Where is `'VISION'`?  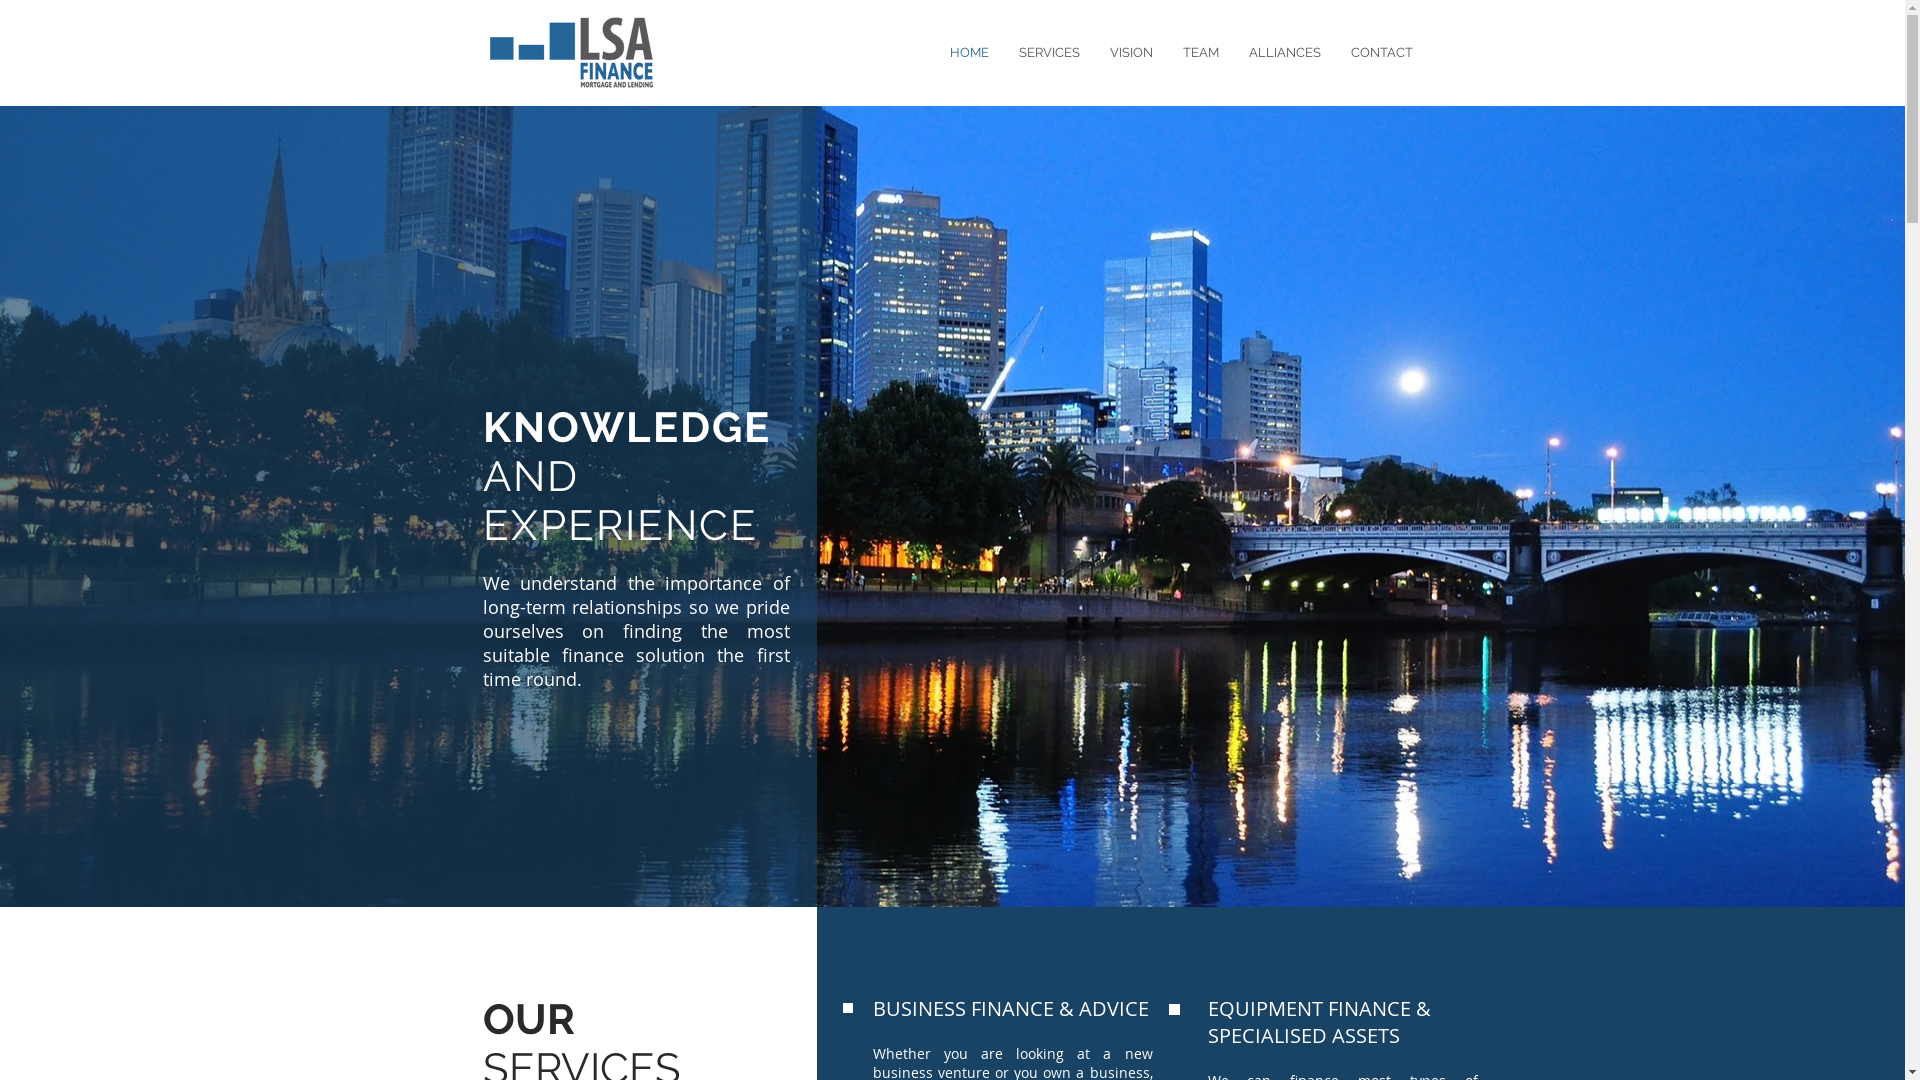
'VISION' is located at coordinates (1130, 52).